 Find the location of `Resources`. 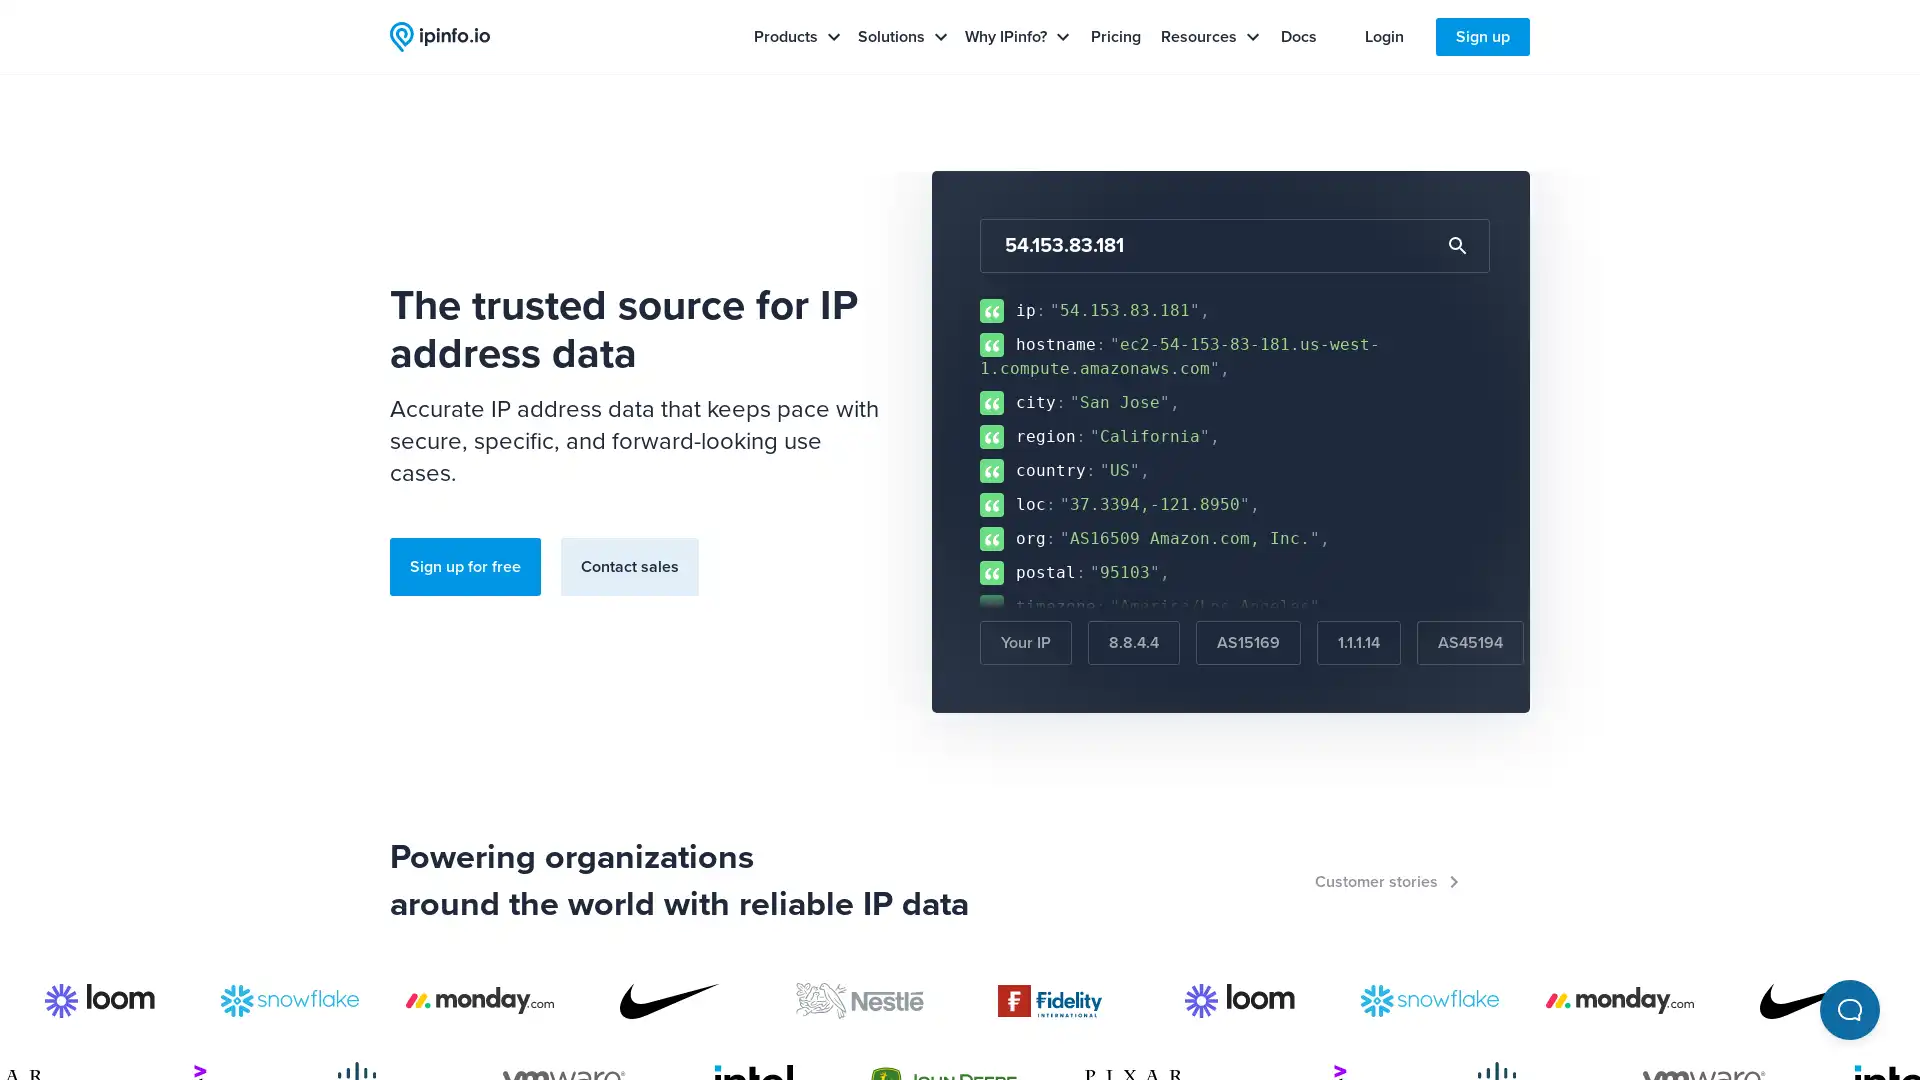

Resources is located at coordinates (1209, 37).